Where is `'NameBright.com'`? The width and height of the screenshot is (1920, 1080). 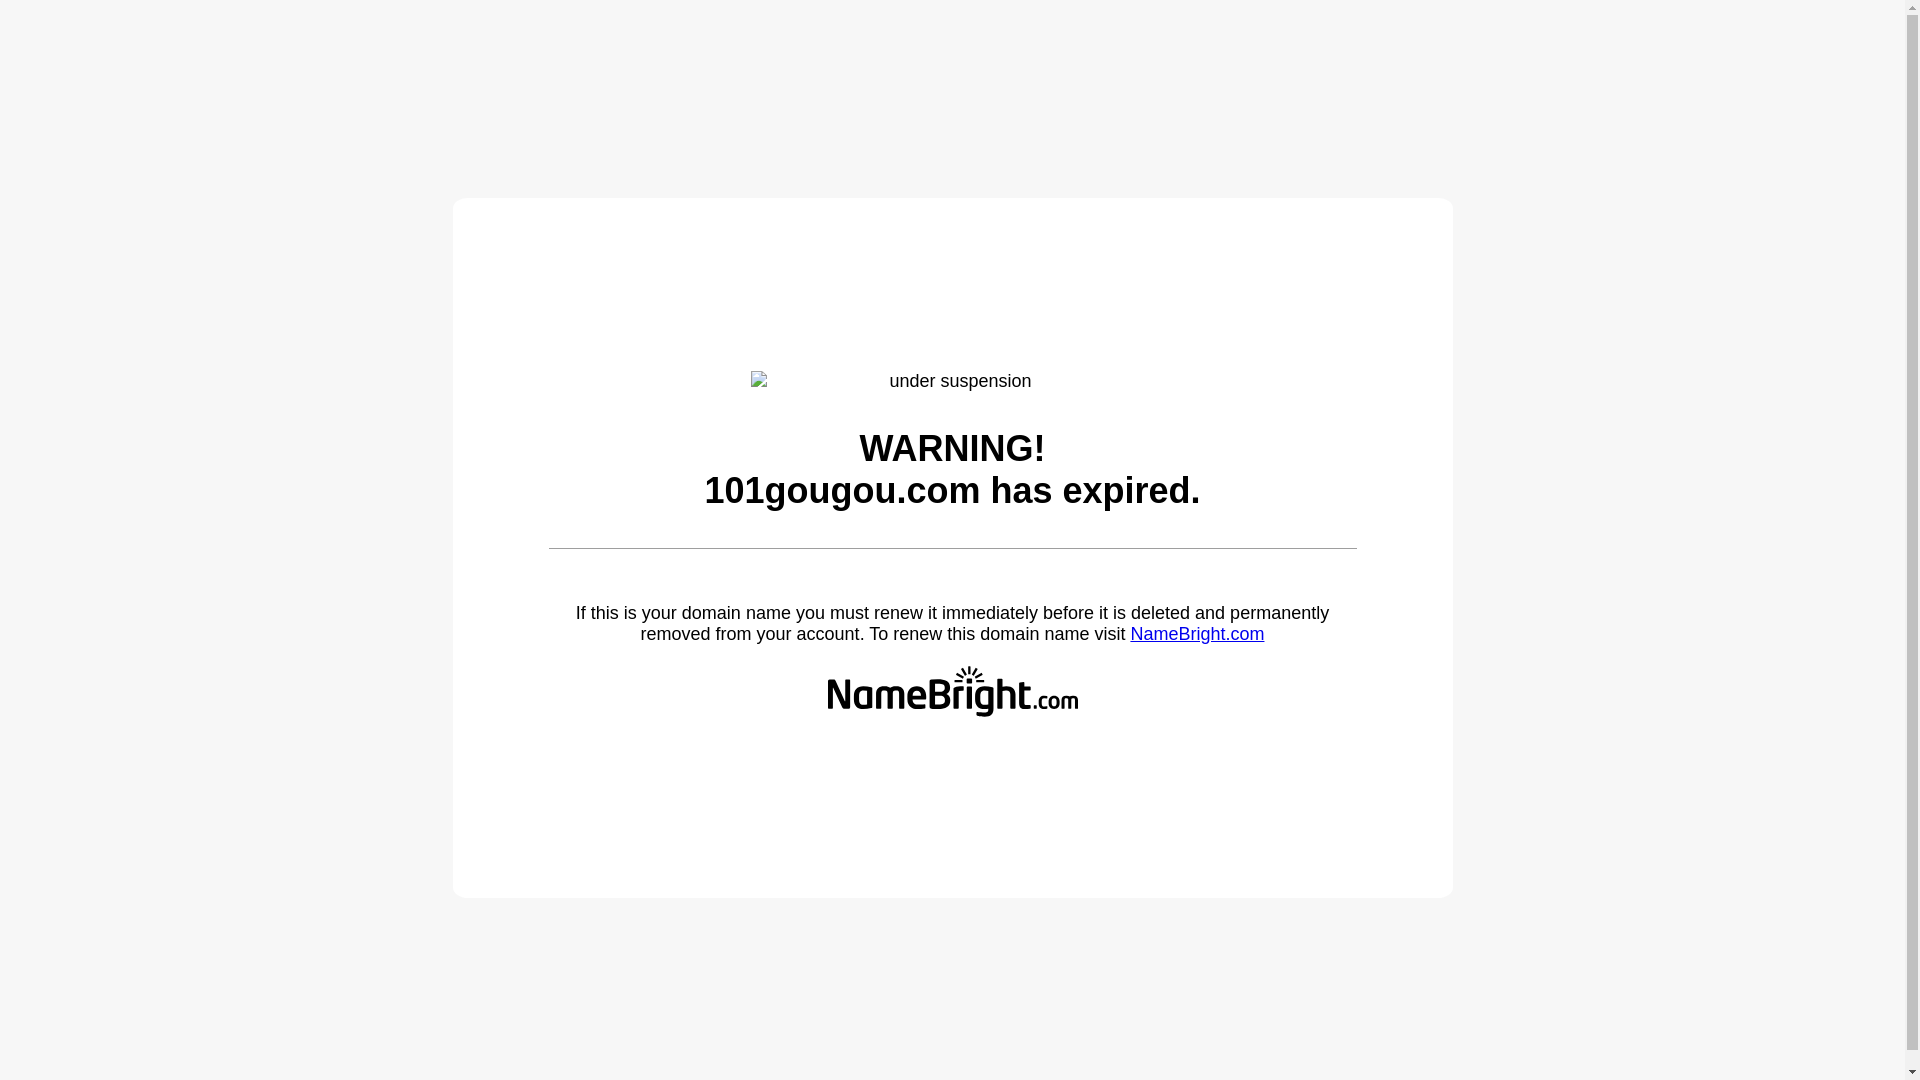 'NameBright.com' is located at coordinates (1196, 633).